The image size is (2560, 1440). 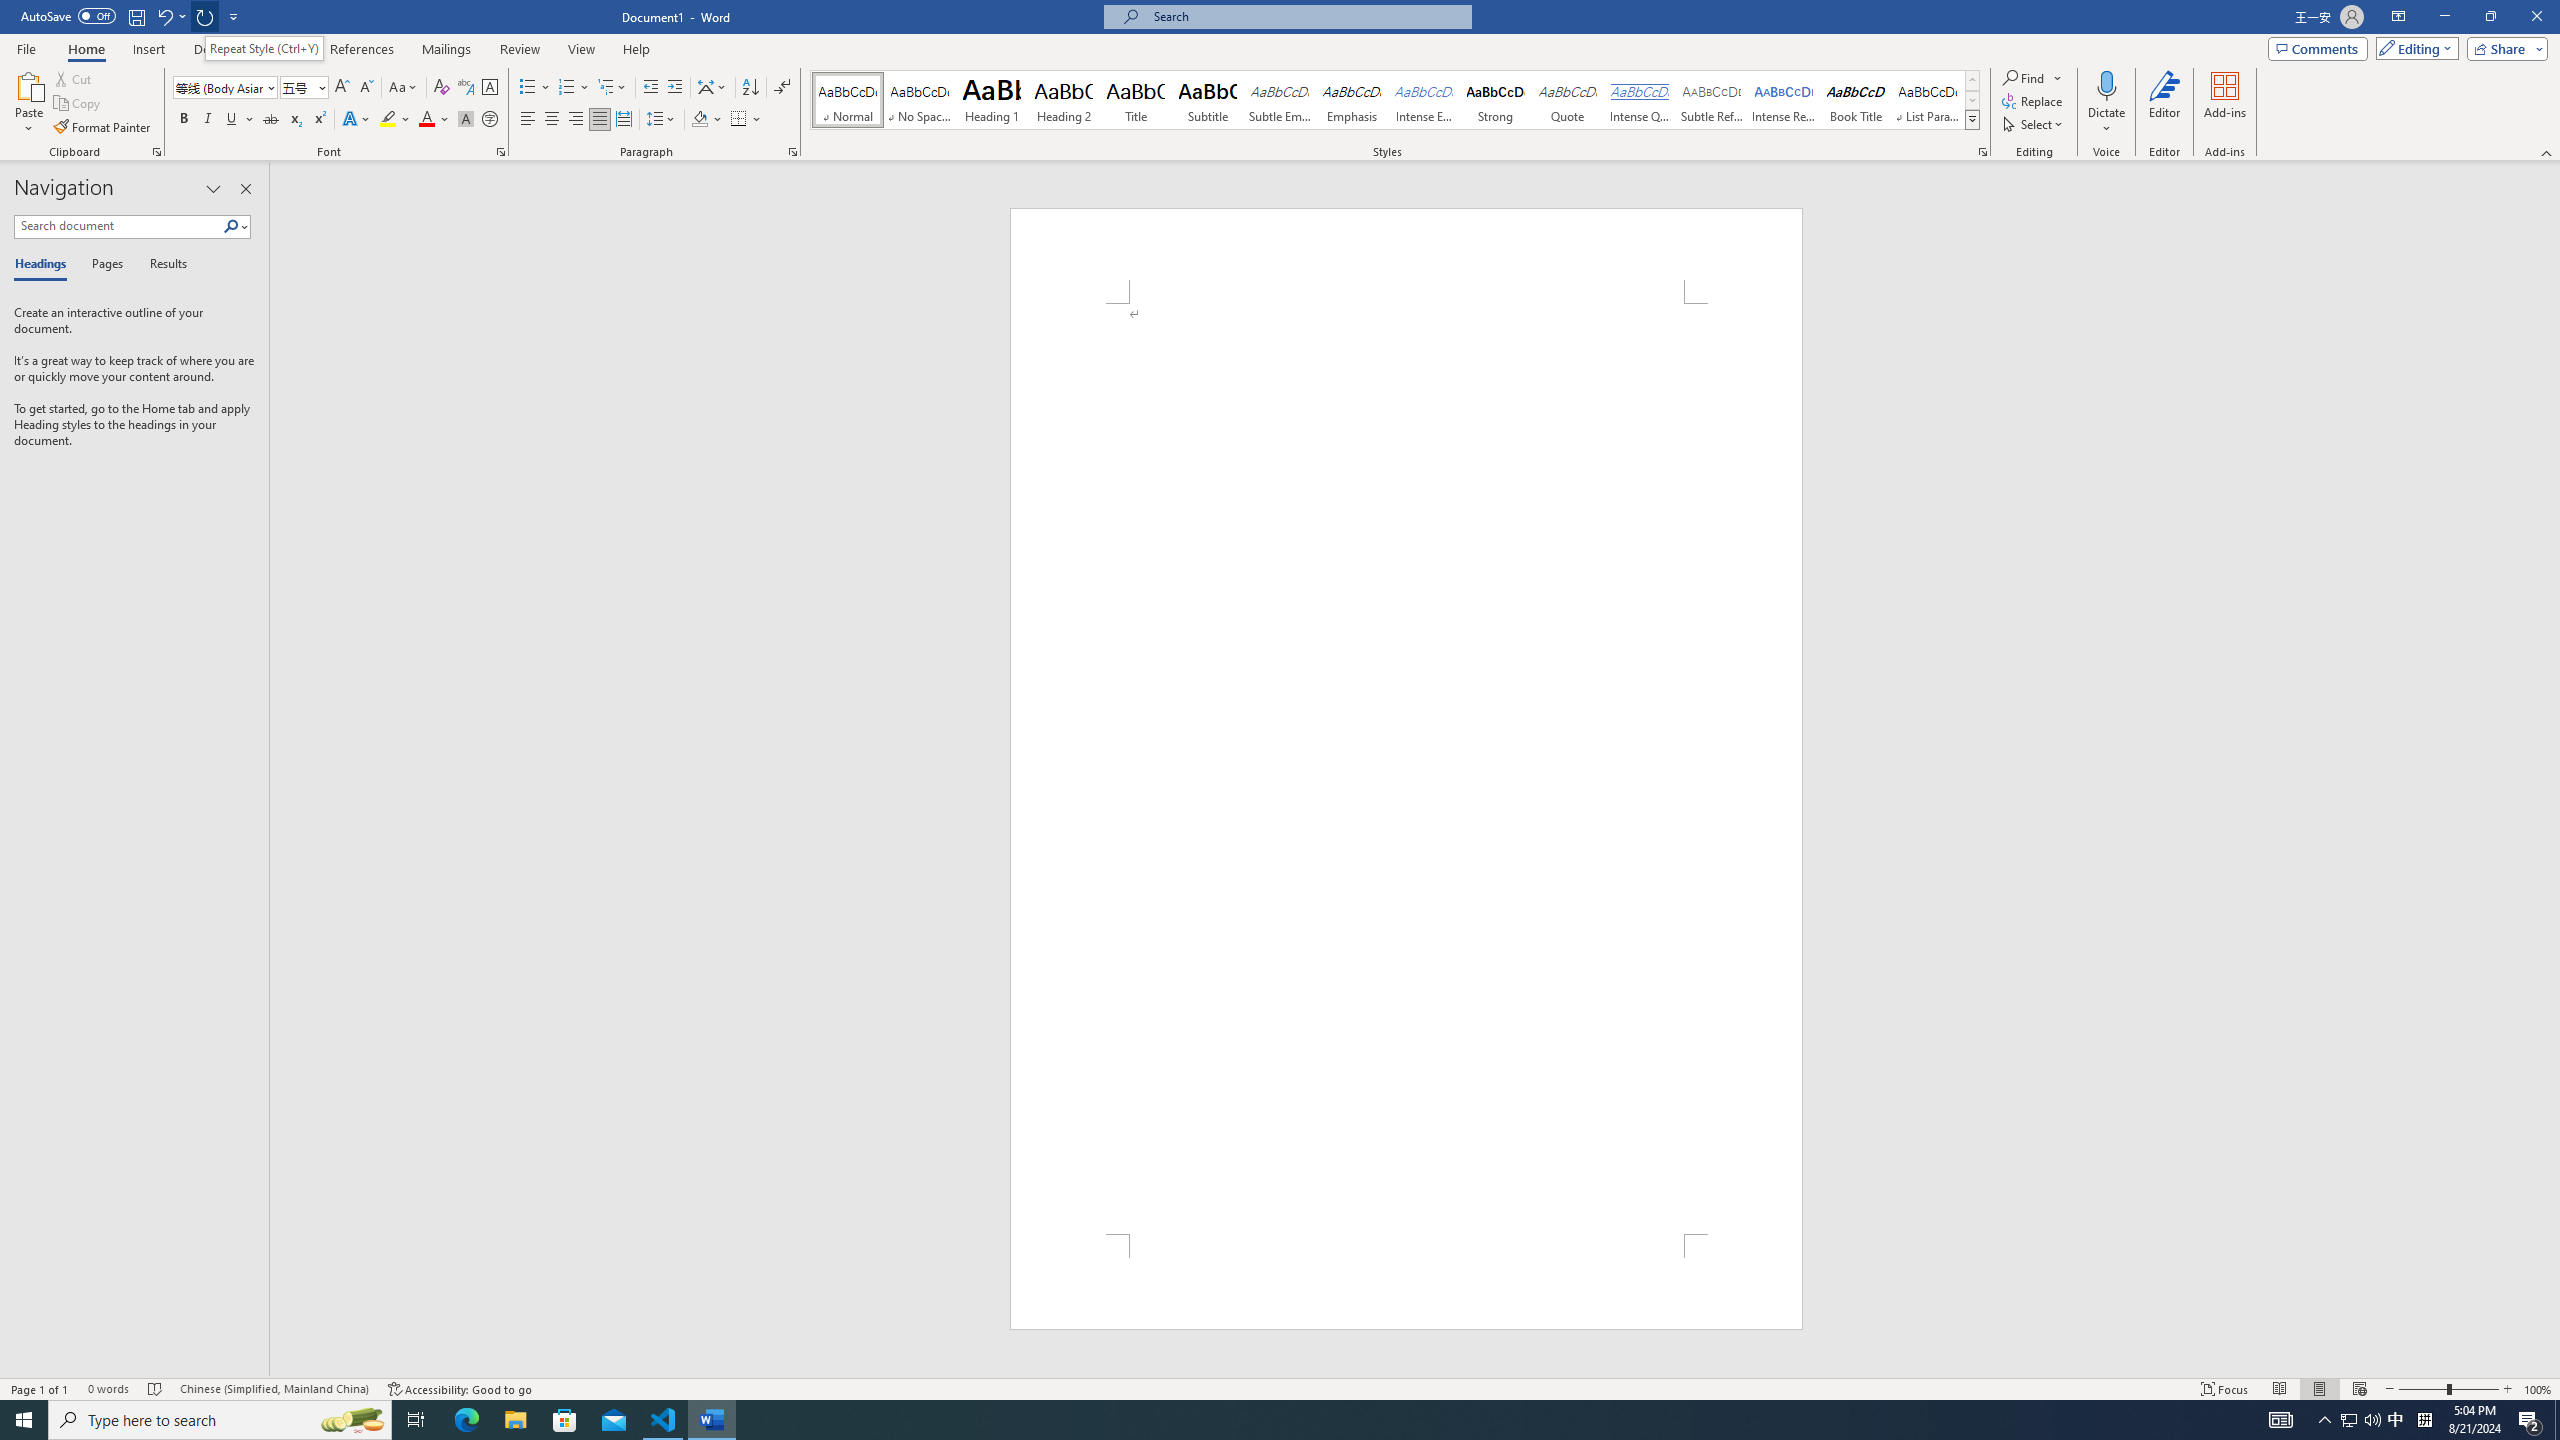 I want to click on 'Paste', so click(x=28, y=84).